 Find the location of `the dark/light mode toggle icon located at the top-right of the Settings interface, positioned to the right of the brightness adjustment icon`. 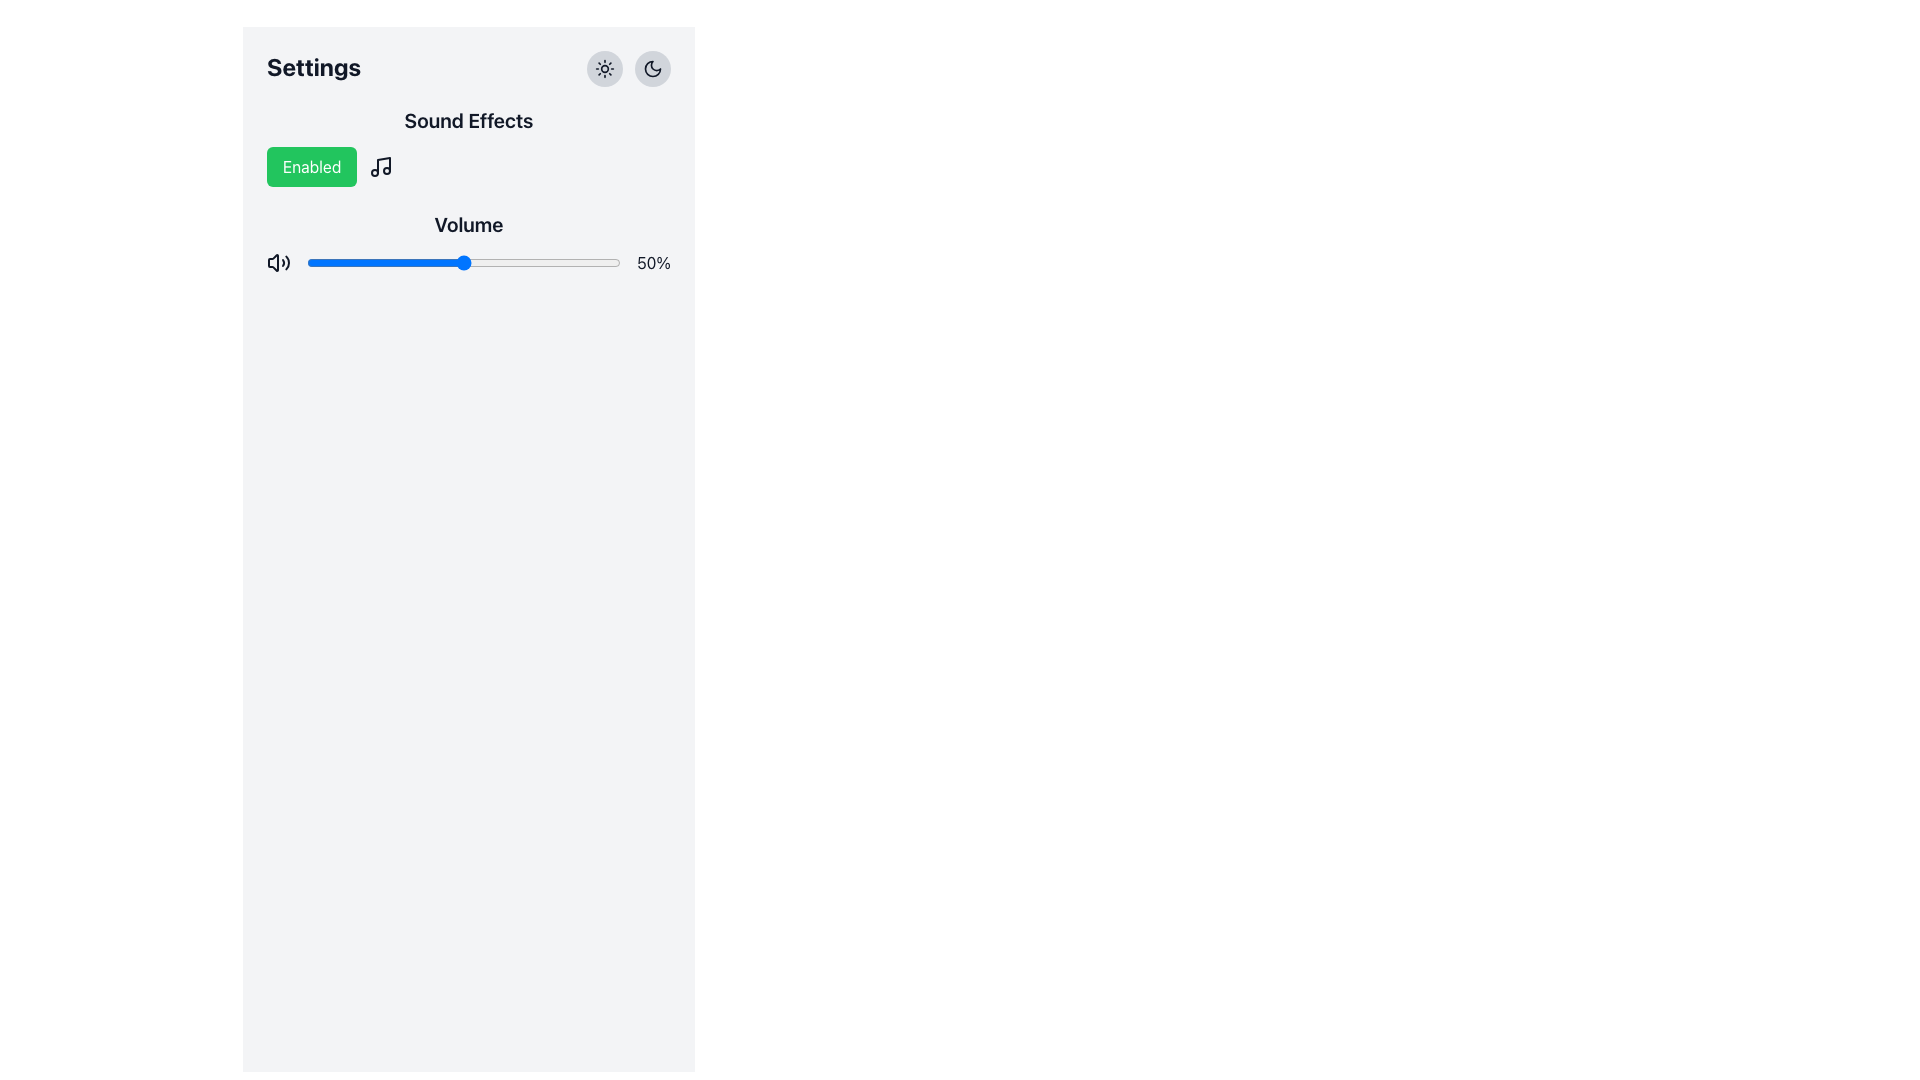

the dark/light mode toggle icon located at the top-right of the Settings interface, positioned to the right of the brightness adjustment icon is located at coordinates (652, 68).